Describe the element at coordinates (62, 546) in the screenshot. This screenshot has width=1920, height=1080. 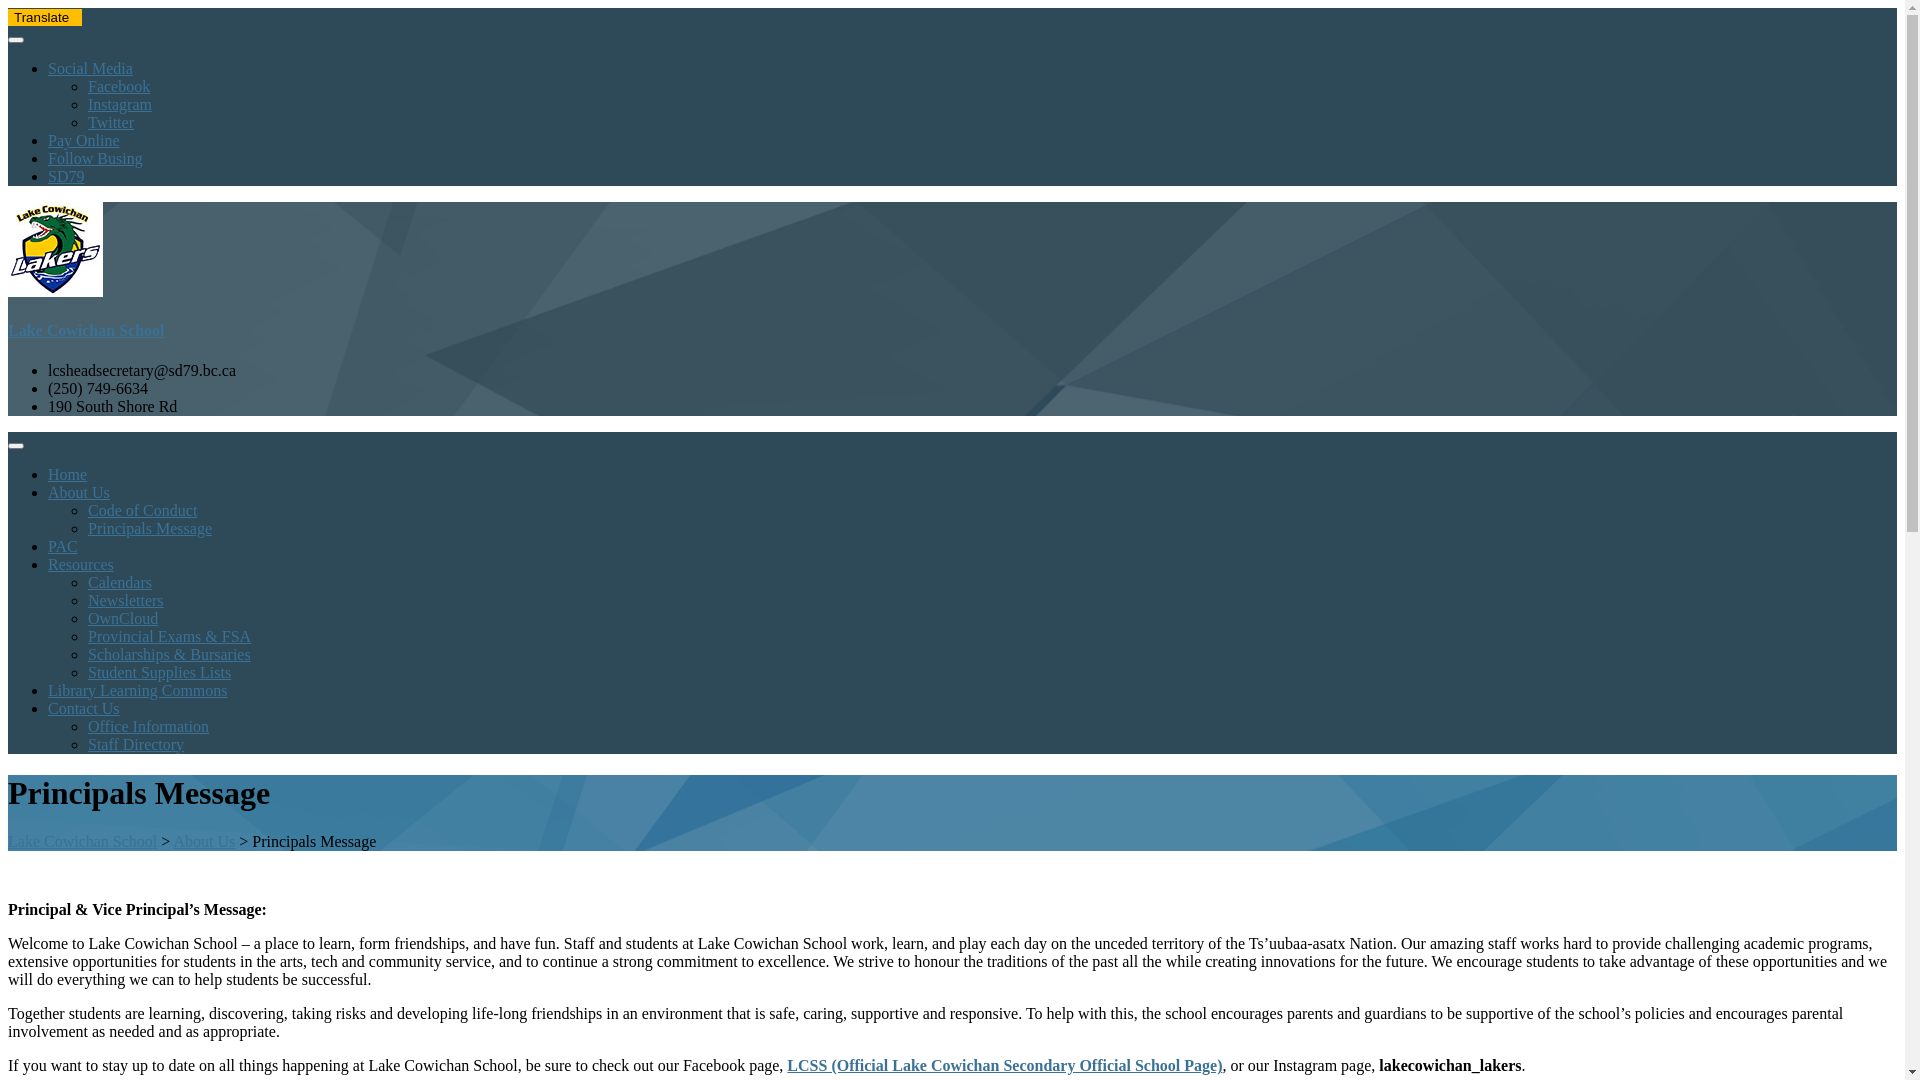
I see `'PAC'` at that location.